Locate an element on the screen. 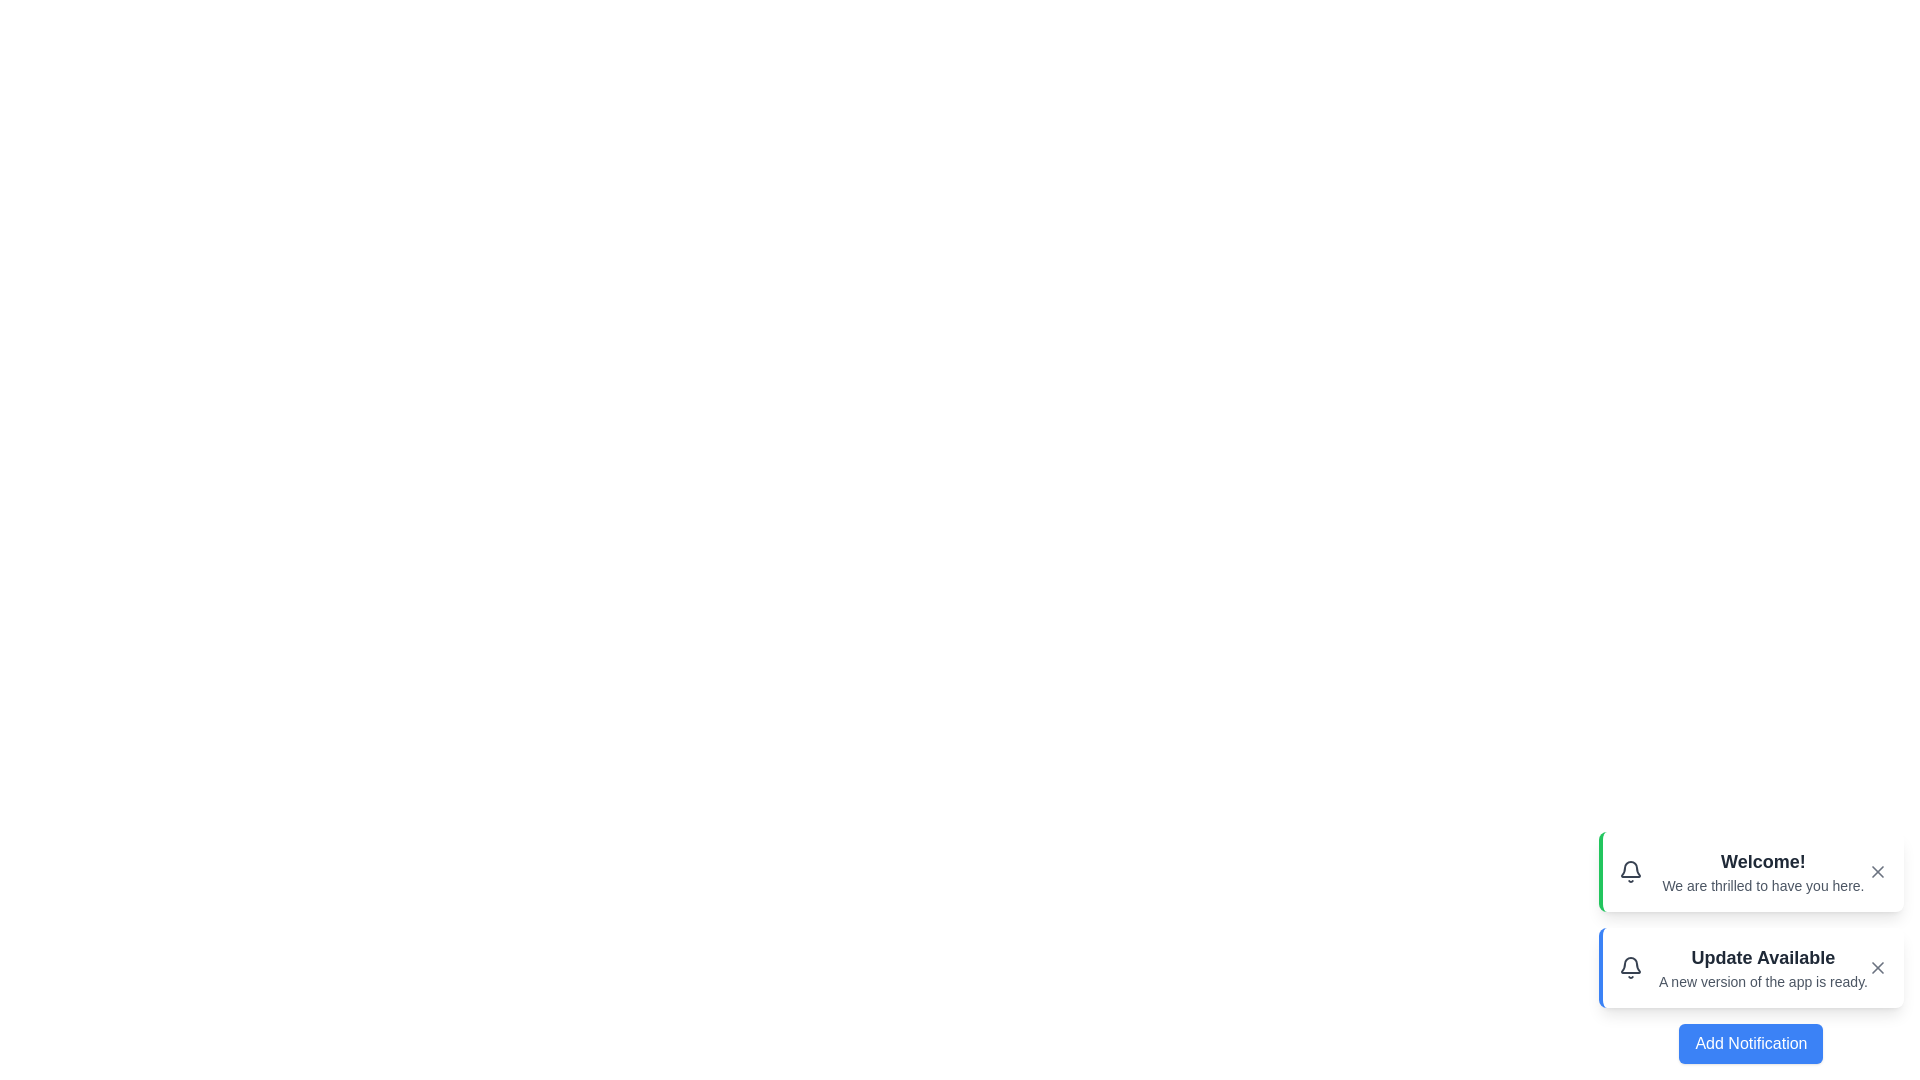 This screenshot has height=1080, width=1920. 'Add Notification' button to add a new notification is located at coordinates (1750, 1043).